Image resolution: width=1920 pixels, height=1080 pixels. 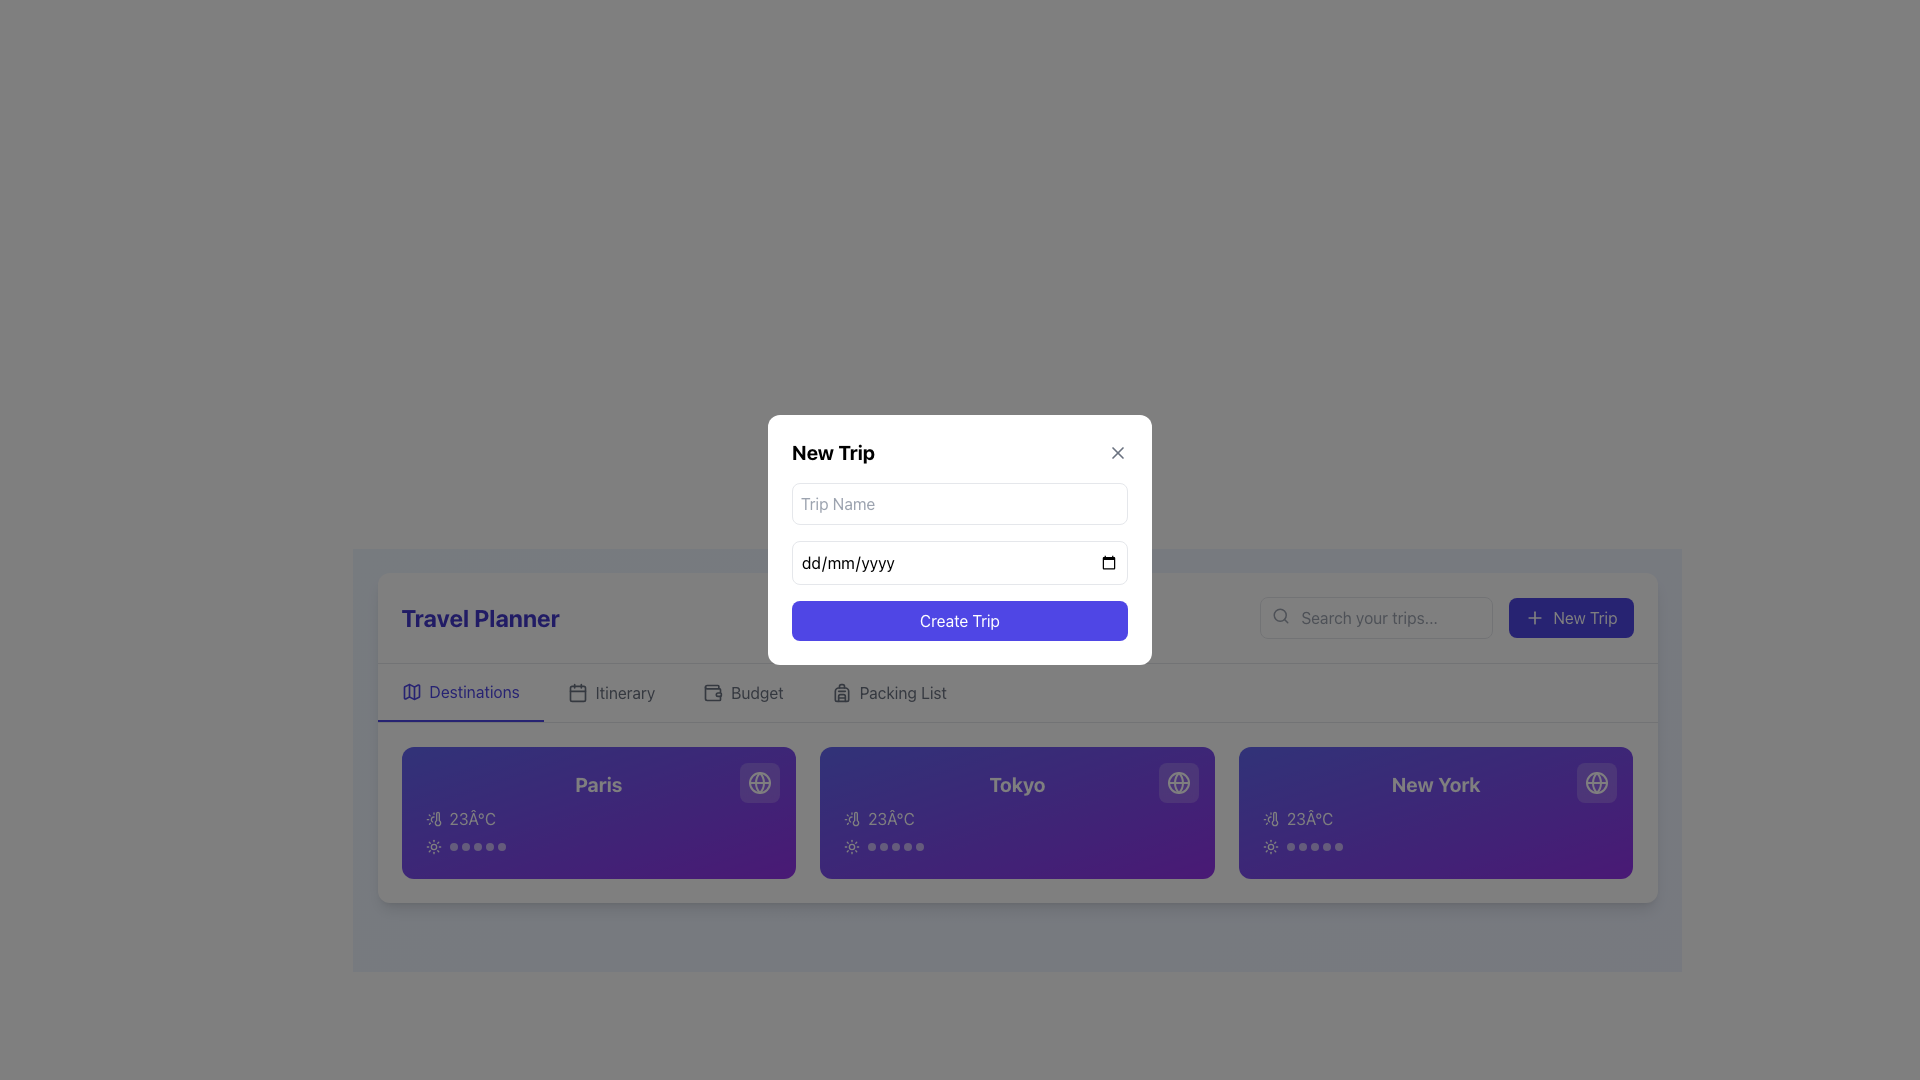 I want to click on the temperature icon located on the left segment of the 'Paris' card in the city options grid, which visually represents temperature information, so click(x=436, y=818).